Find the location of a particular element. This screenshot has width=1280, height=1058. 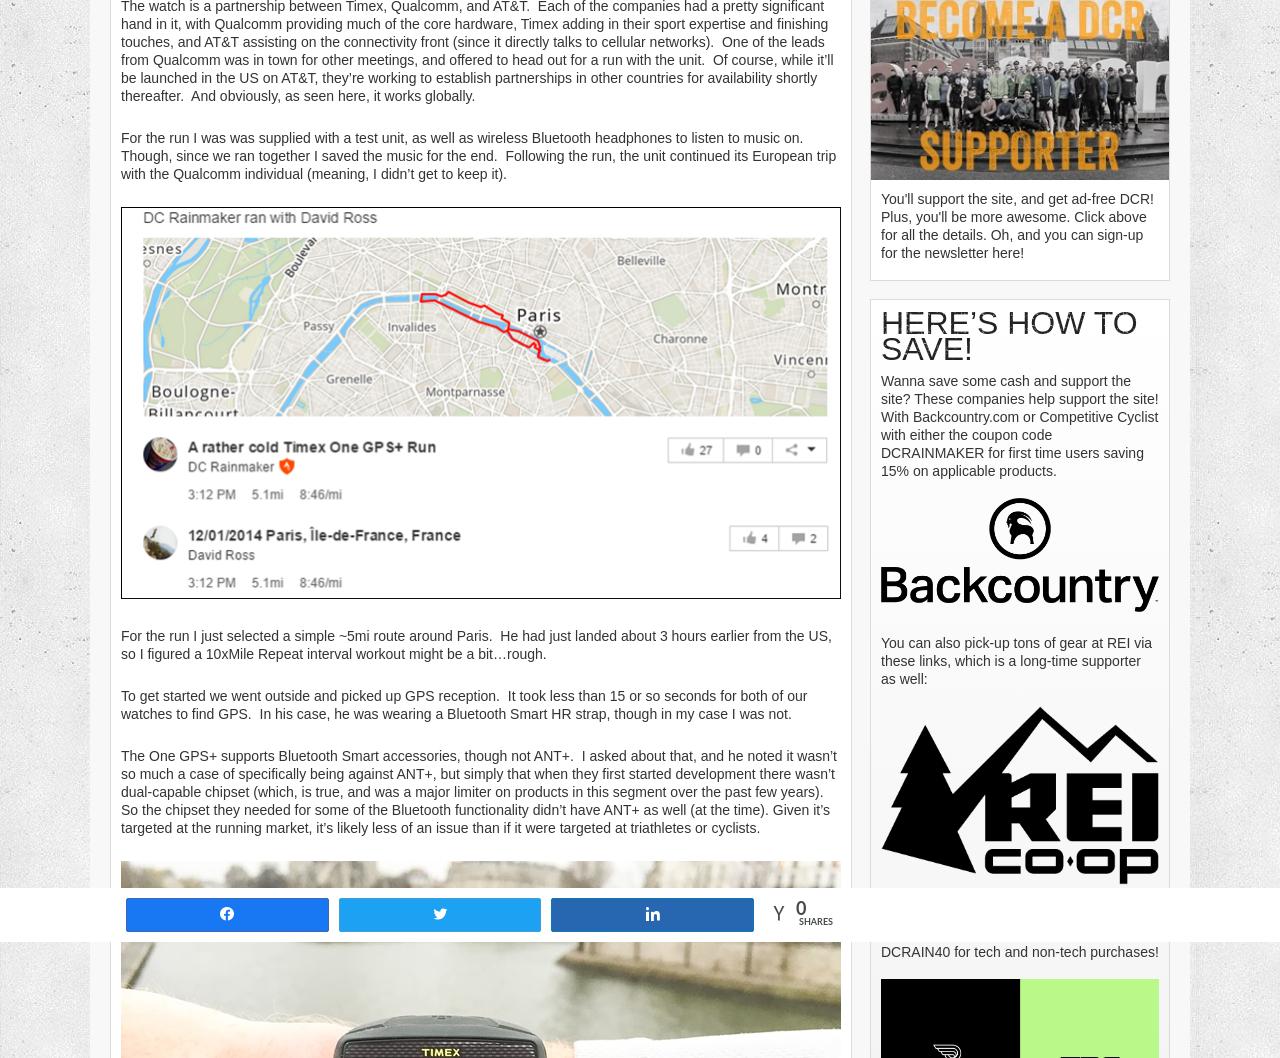

'The One GPS+ supports Bluetooth Smart accessories, though not ANT+.  I asked about that, and he noted it wasn’t so much a case of specifically being against ANT+, but simply that when they first started development there wasn’t dual-capable chipset (which, is true, and was a major limiter on products in this segment over the past few years).  So the chipset they needed for some of the Bluetooth functionality didn’t have ANT+ as well (at the time). Given it’s targeted at the running market, it’s likely less of an issue than if it were targeted at triathletes or cyclists.' is located at coordinates (477, 790).